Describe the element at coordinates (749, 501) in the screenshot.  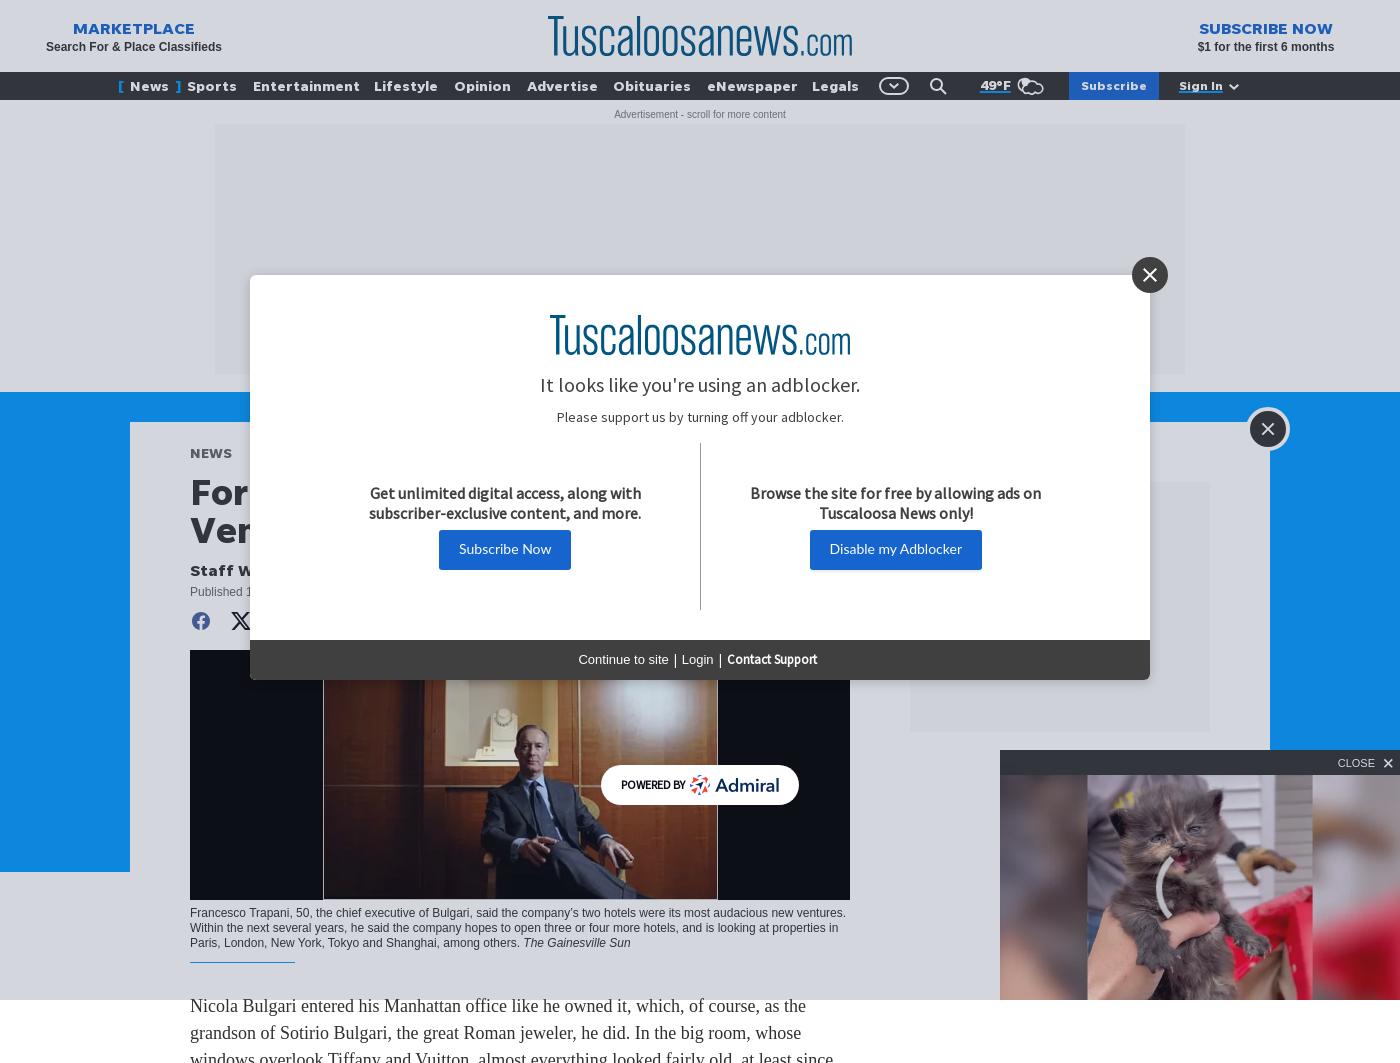
I see `'Browse the site for free by allowing ads on Tuscaloosa News only!'` at that location.